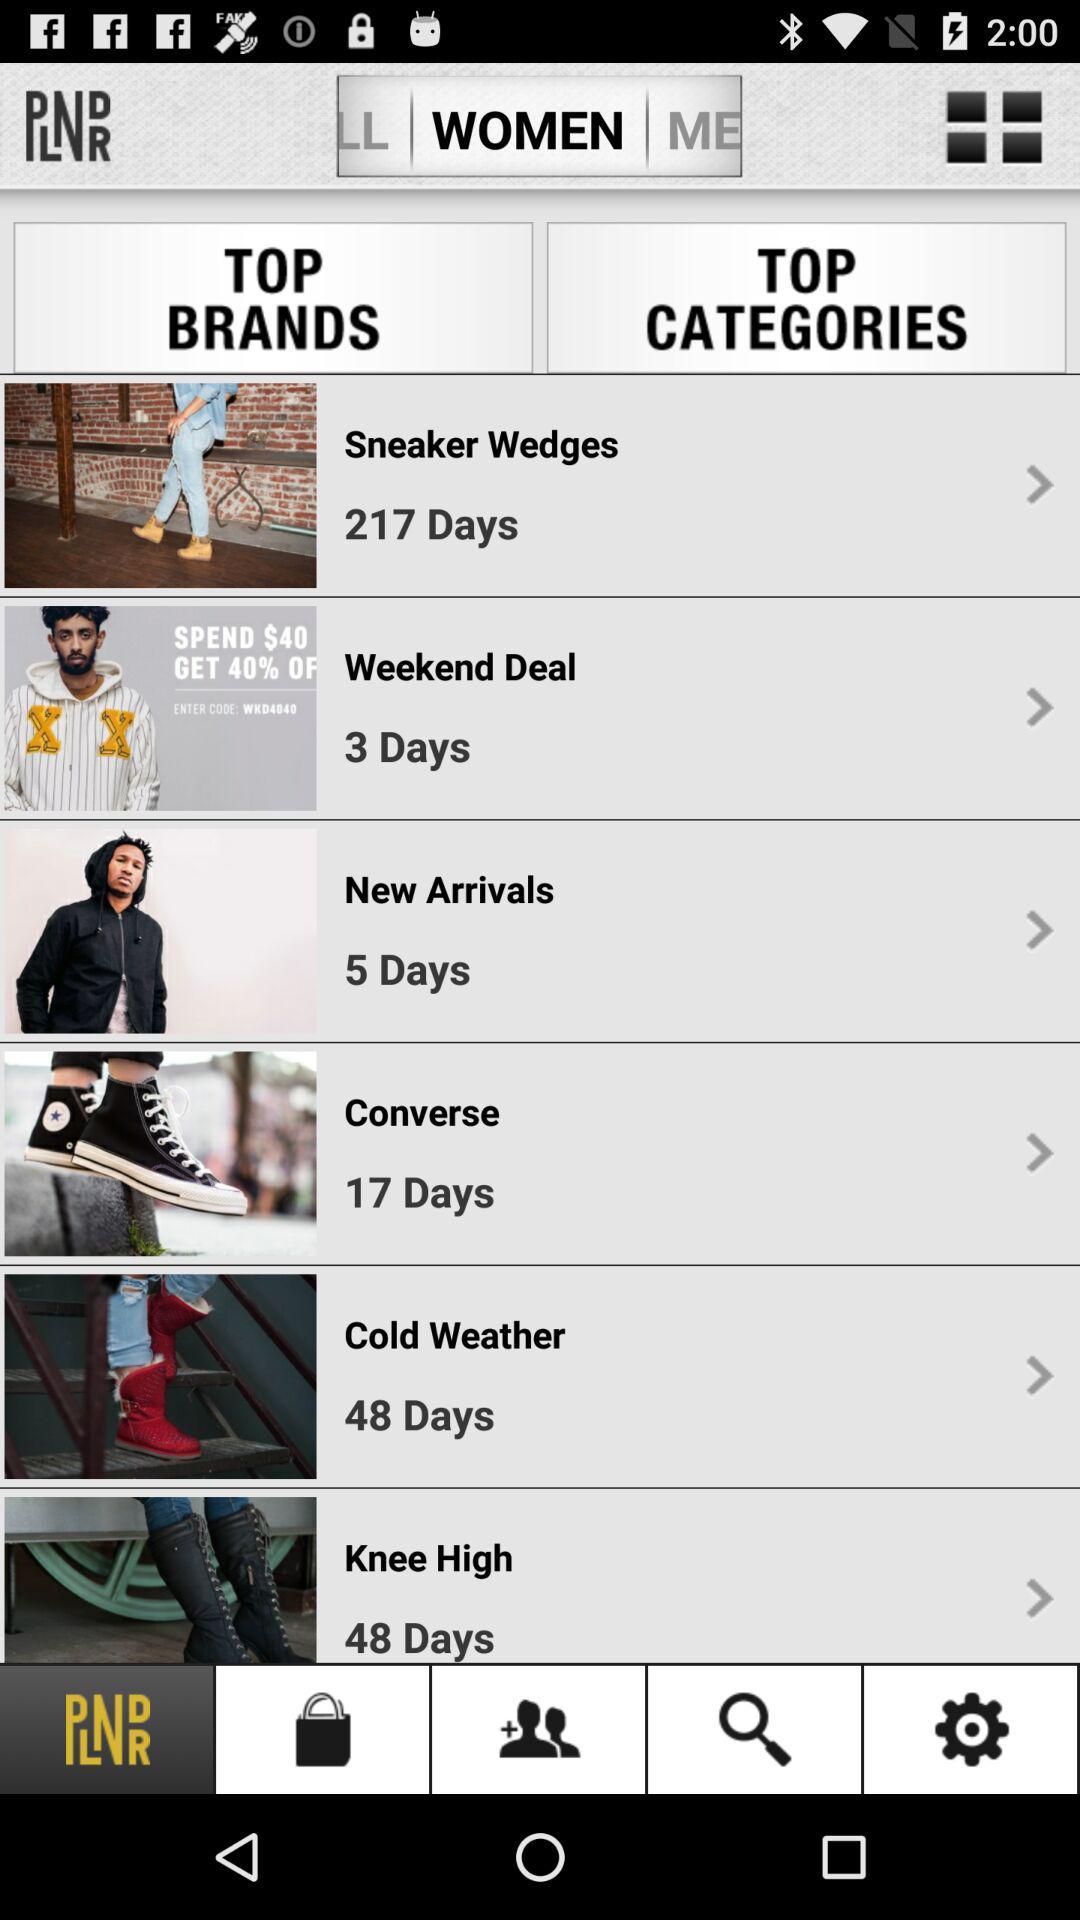 Image resolution: width=1080 pixels, height=1920 pixels. What do you see at coordinates (159, 485) in the screenshot?
I see `the first image below top brands` at bounding box center [159, 485].